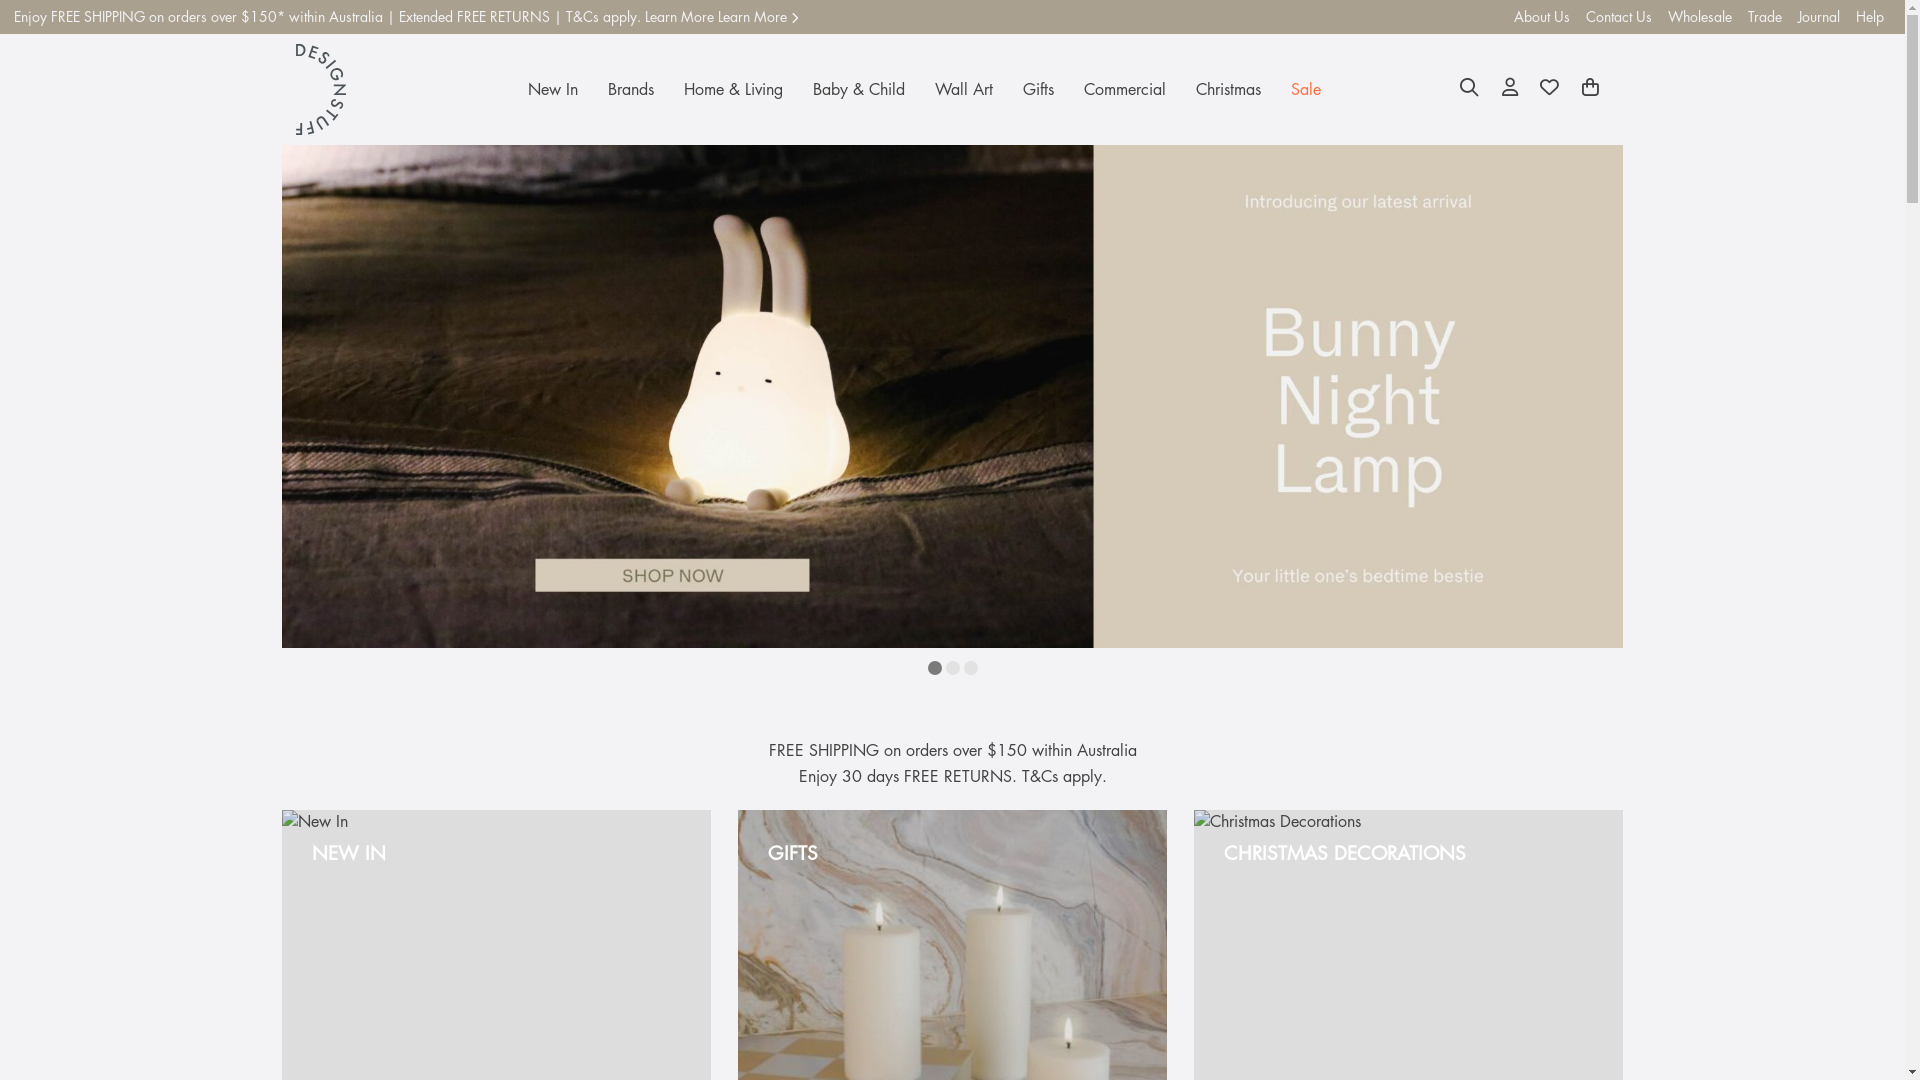 The width and height of the screenshot is (1920, 1080). Describe the element at coordinates (1510, 88) in the screenshot. I see `'View account menu'` at that location.